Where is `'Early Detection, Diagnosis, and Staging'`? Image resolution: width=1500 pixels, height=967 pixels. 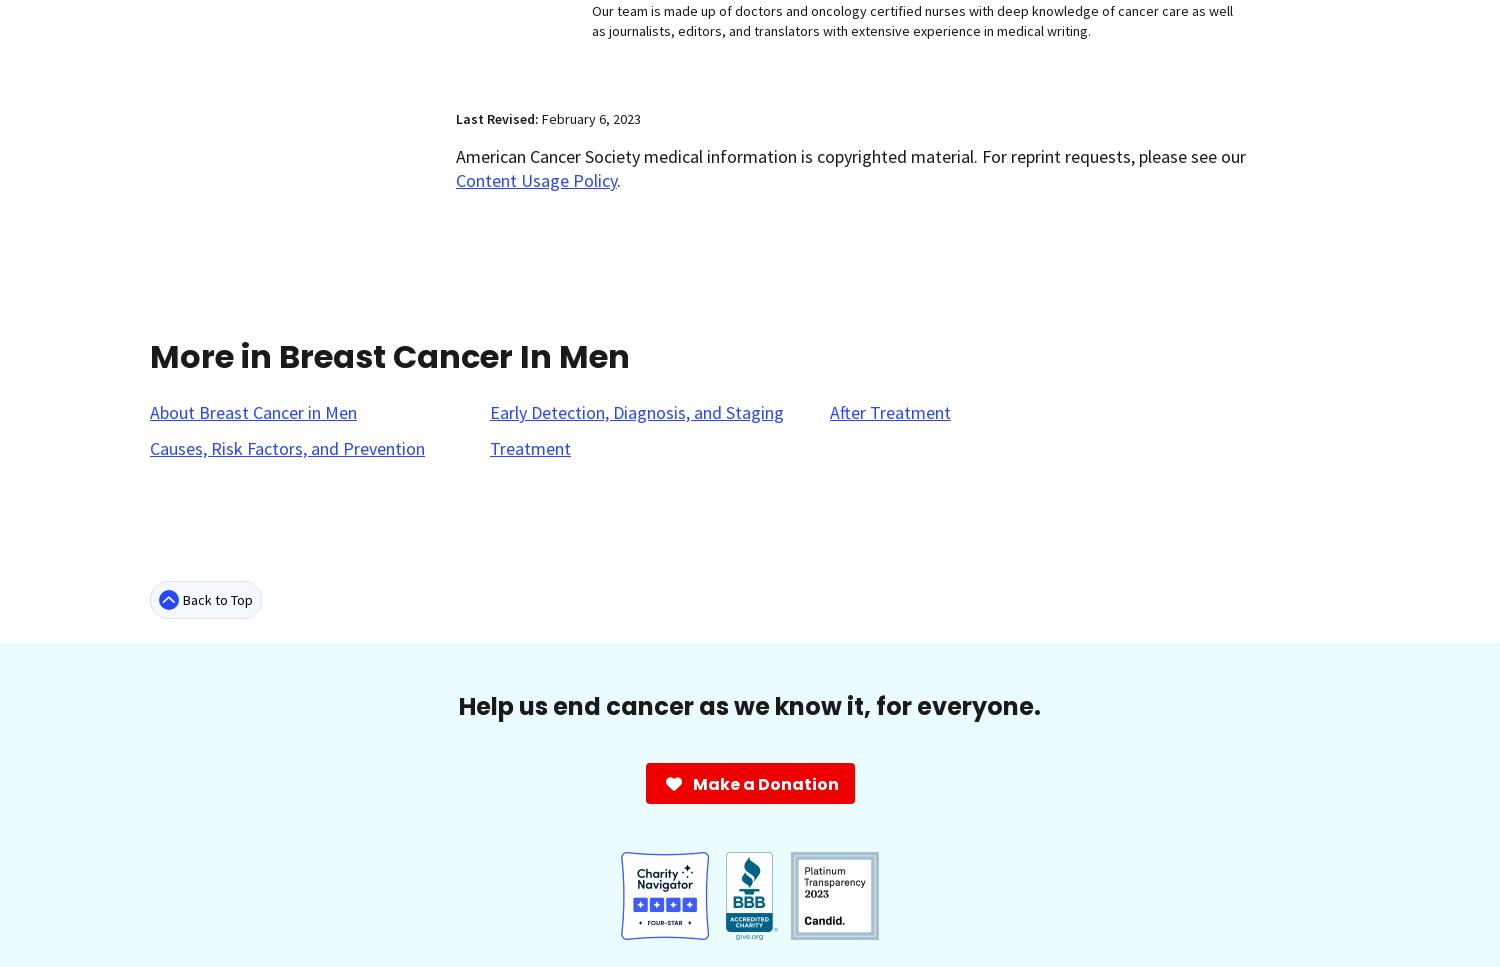
'Early Detection, Diagnosis, and Staging' is located at coordinates (488, 411).